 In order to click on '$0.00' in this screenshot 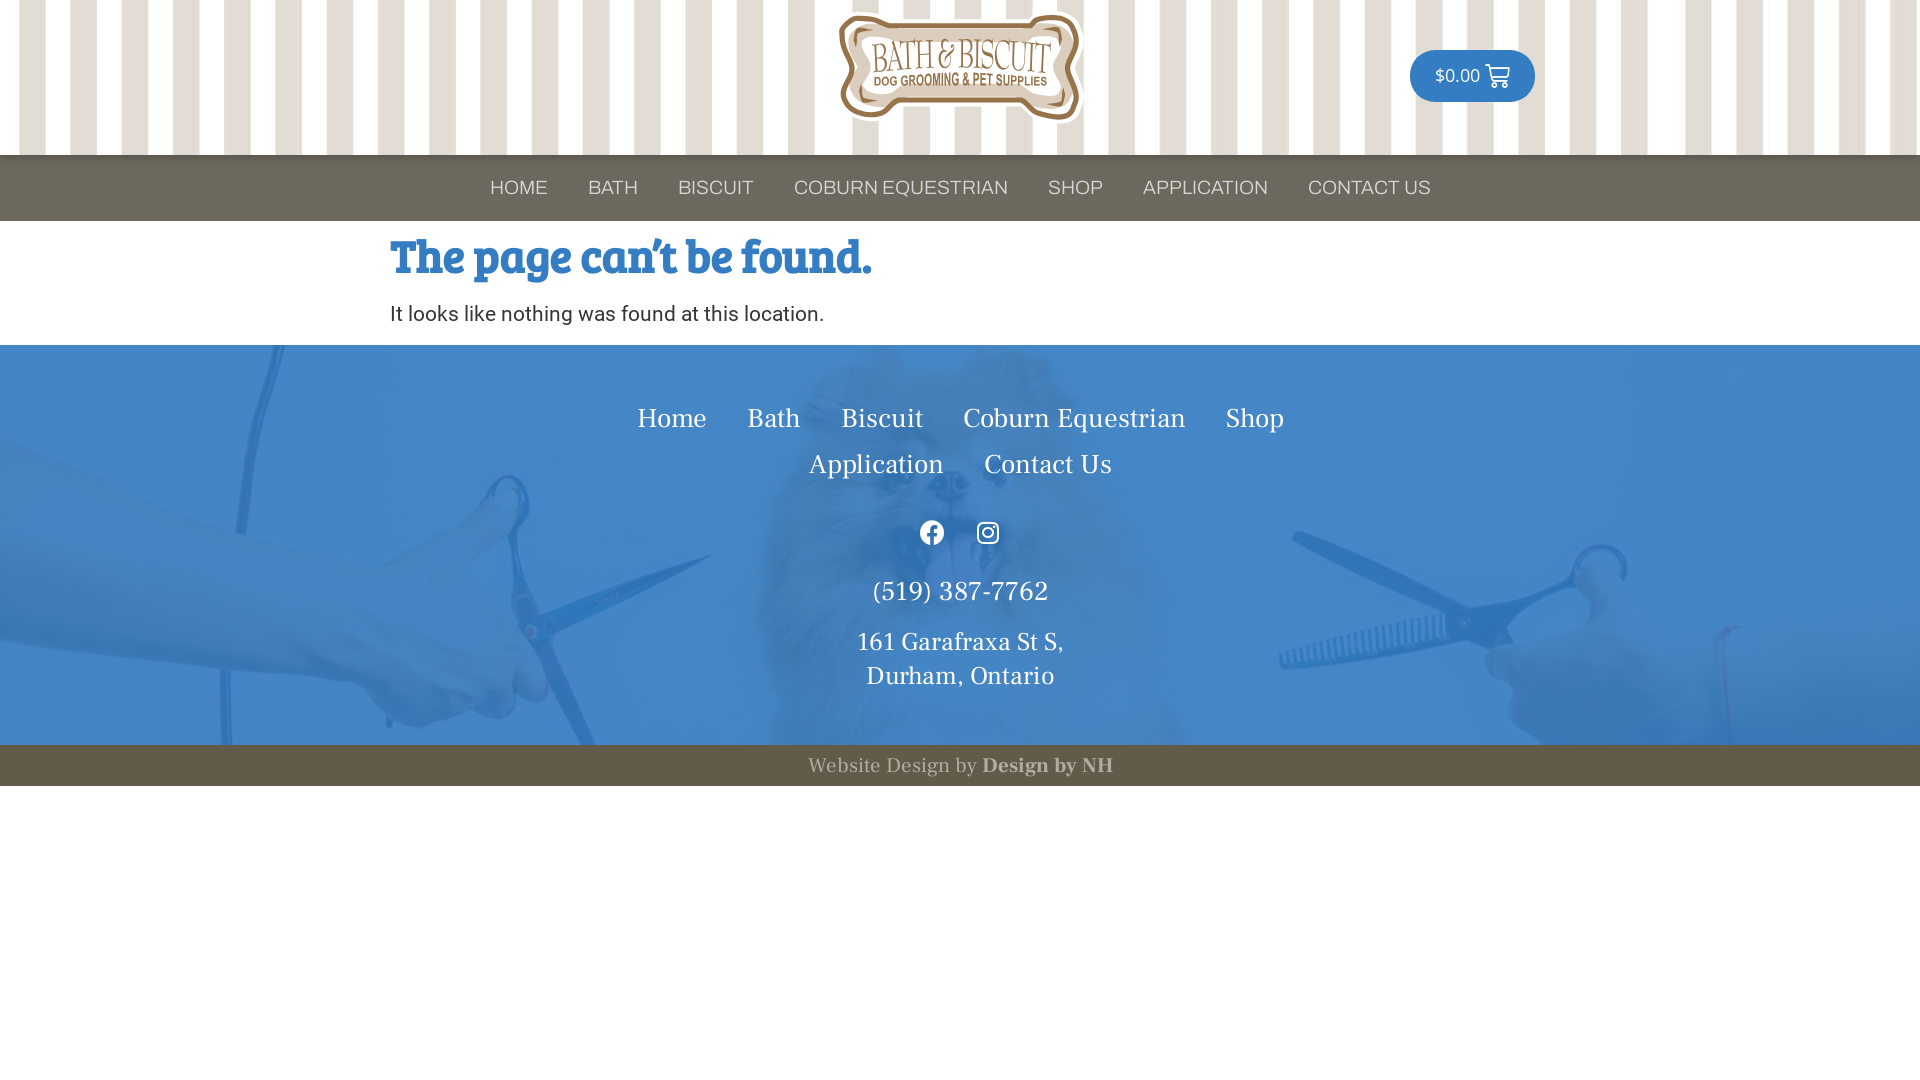, I will do `click(1472, 75)`.